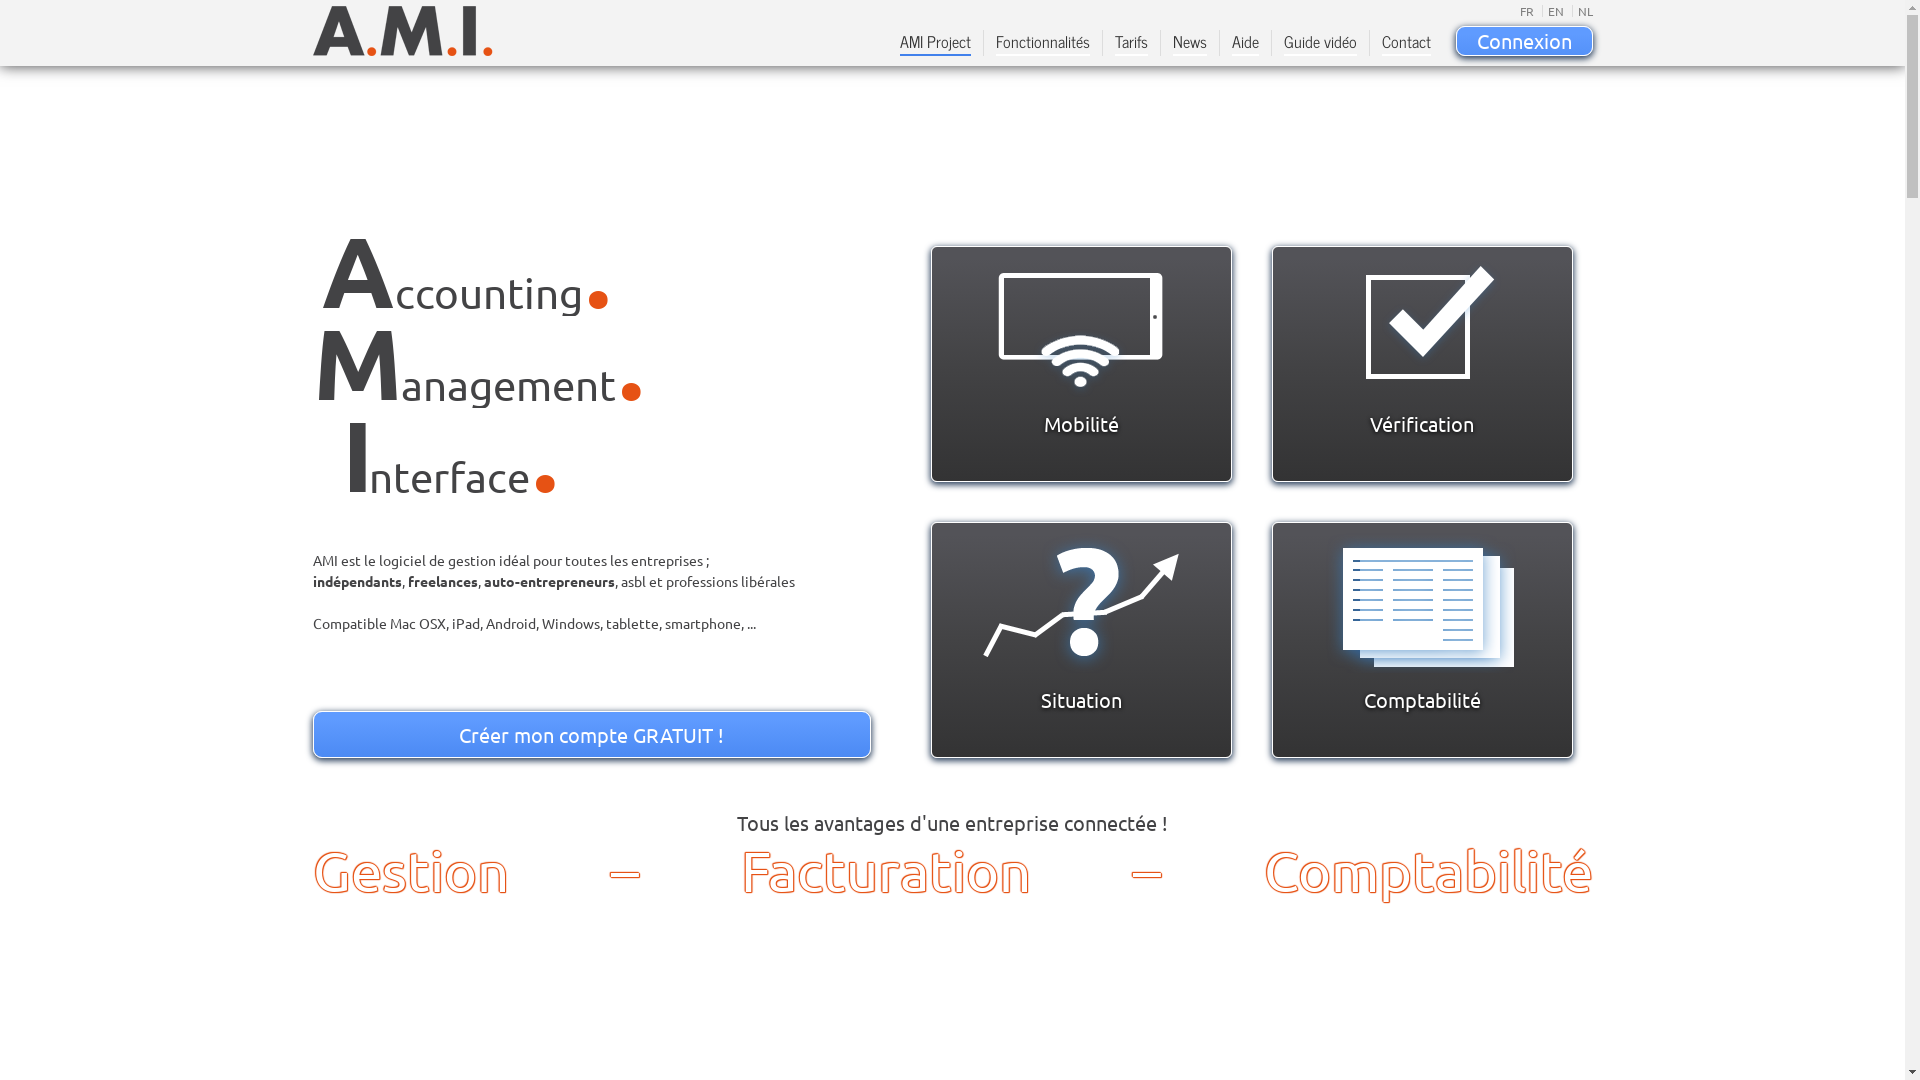 This screenshot has height=1080, width=1920. Describe the element at coordinates (1540, 11) in the screenshot. I see `'EN'` at that location.